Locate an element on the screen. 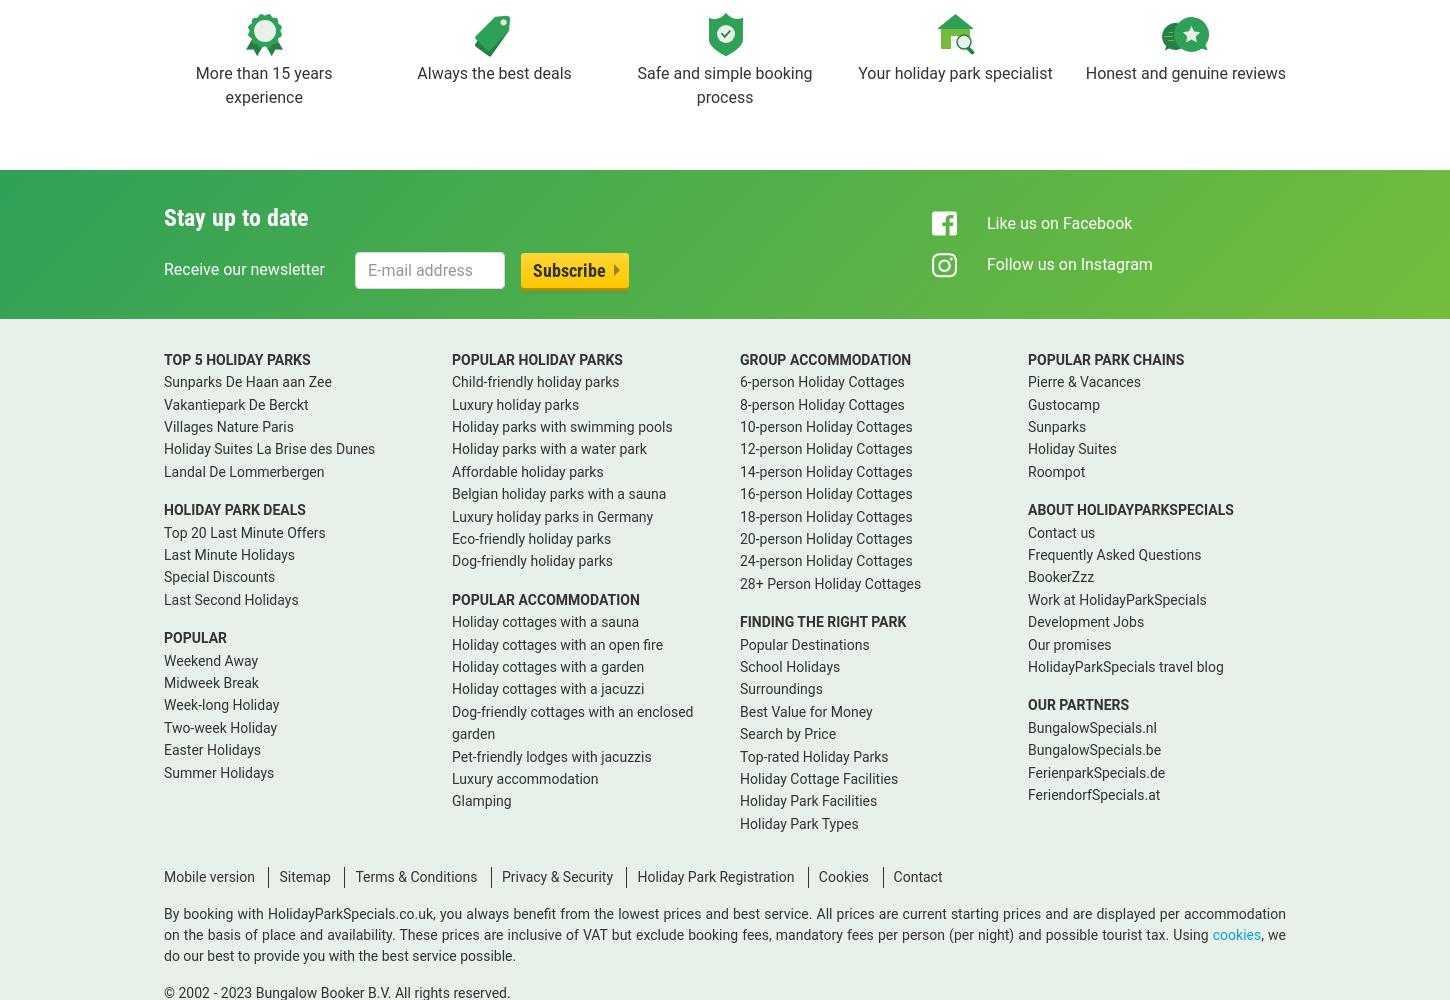  'Belgian holiday parks with a sauna' is located at coordinates (450, 493).